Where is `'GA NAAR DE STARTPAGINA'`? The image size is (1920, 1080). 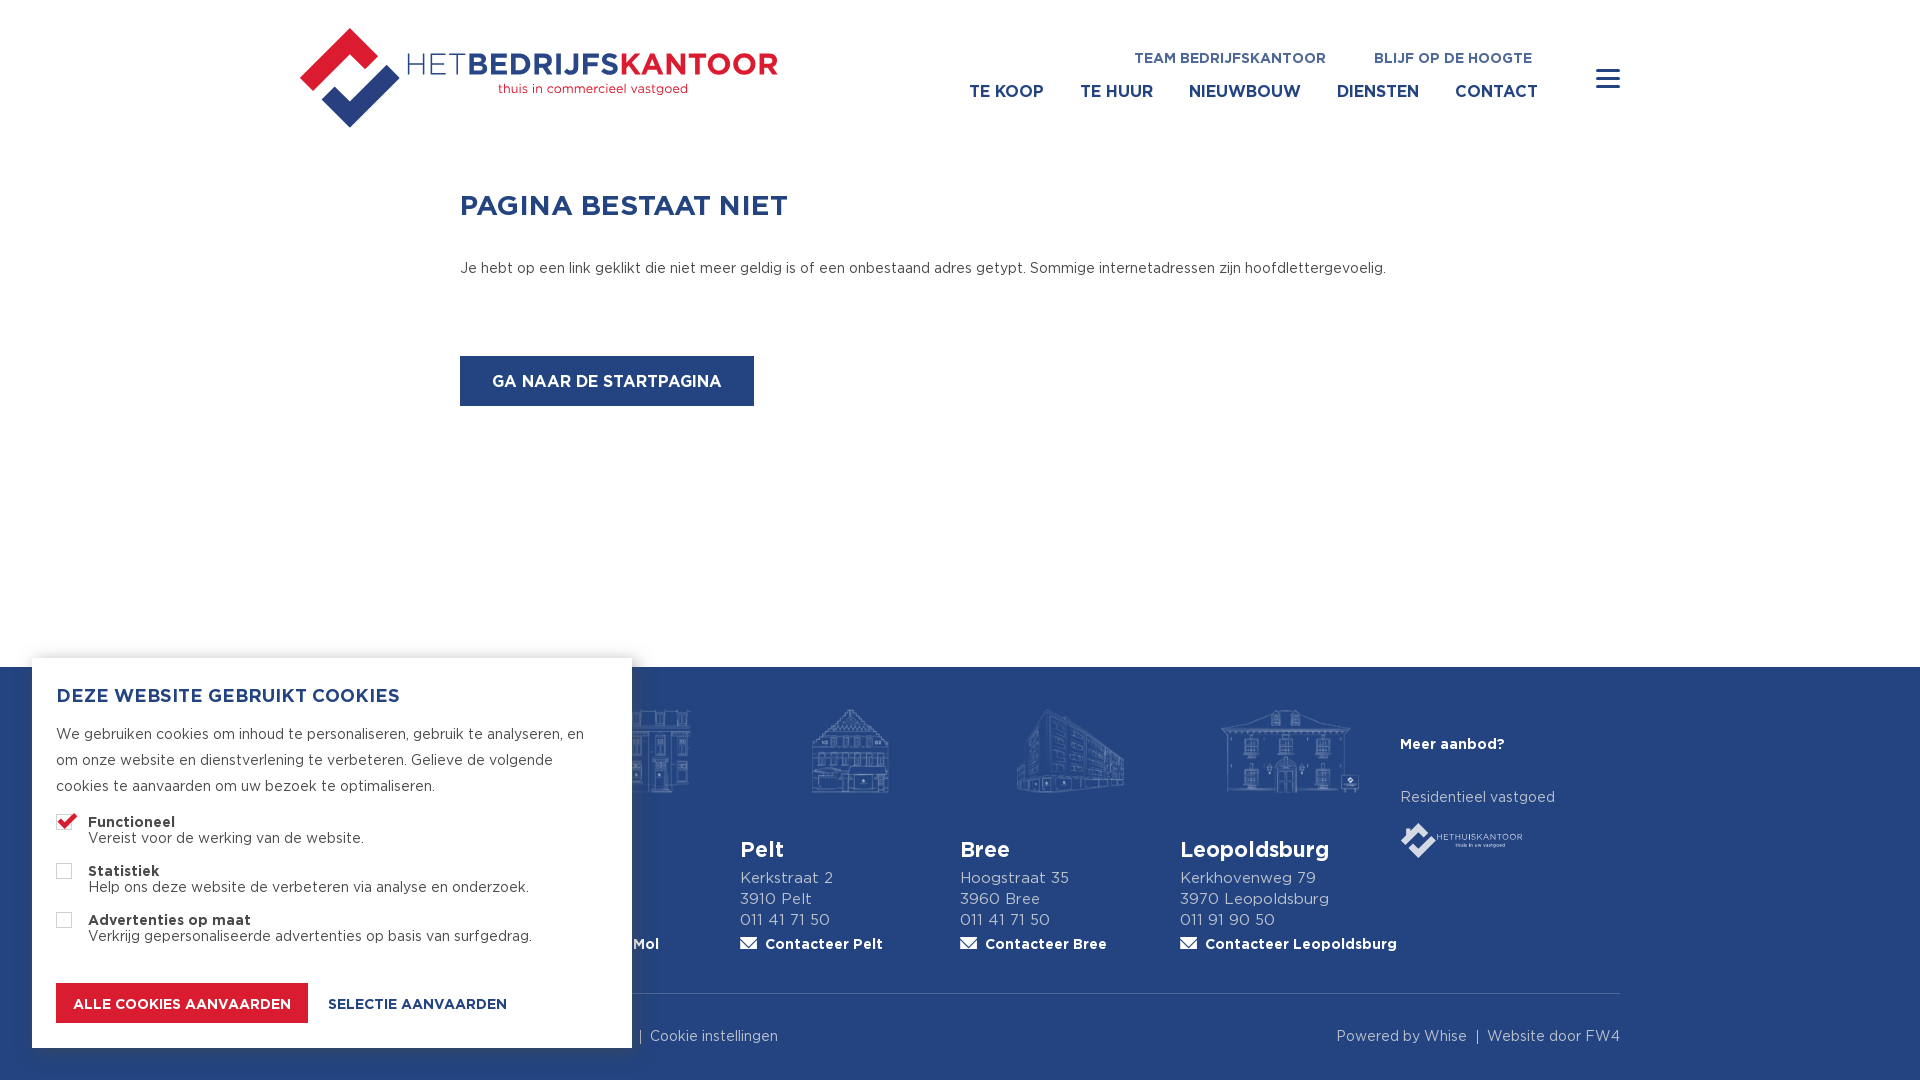 'GA NAAR DE STARTPAGINA' is located at coordinates (605, 381).